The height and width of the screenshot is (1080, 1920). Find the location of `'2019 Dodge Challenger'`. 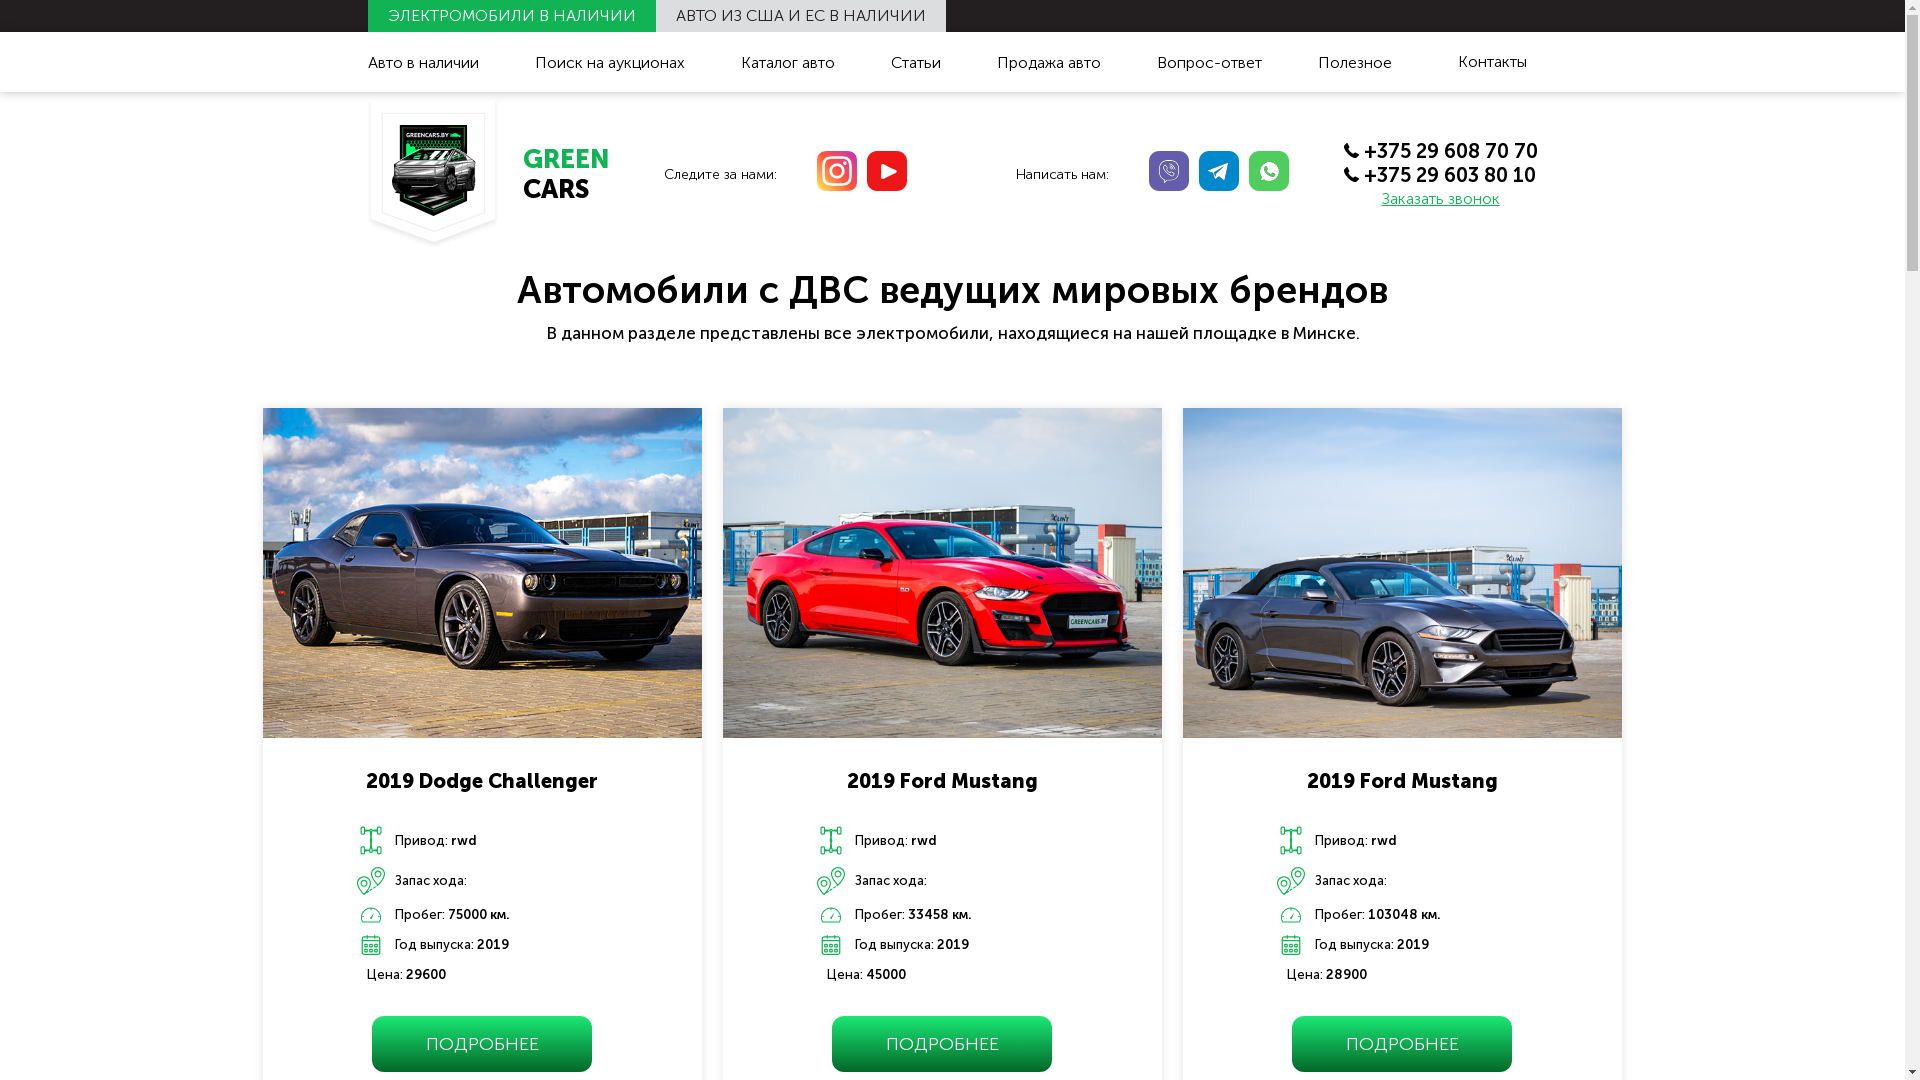

'2019 Dodge Challenger' is located at coordinates (365, 774).